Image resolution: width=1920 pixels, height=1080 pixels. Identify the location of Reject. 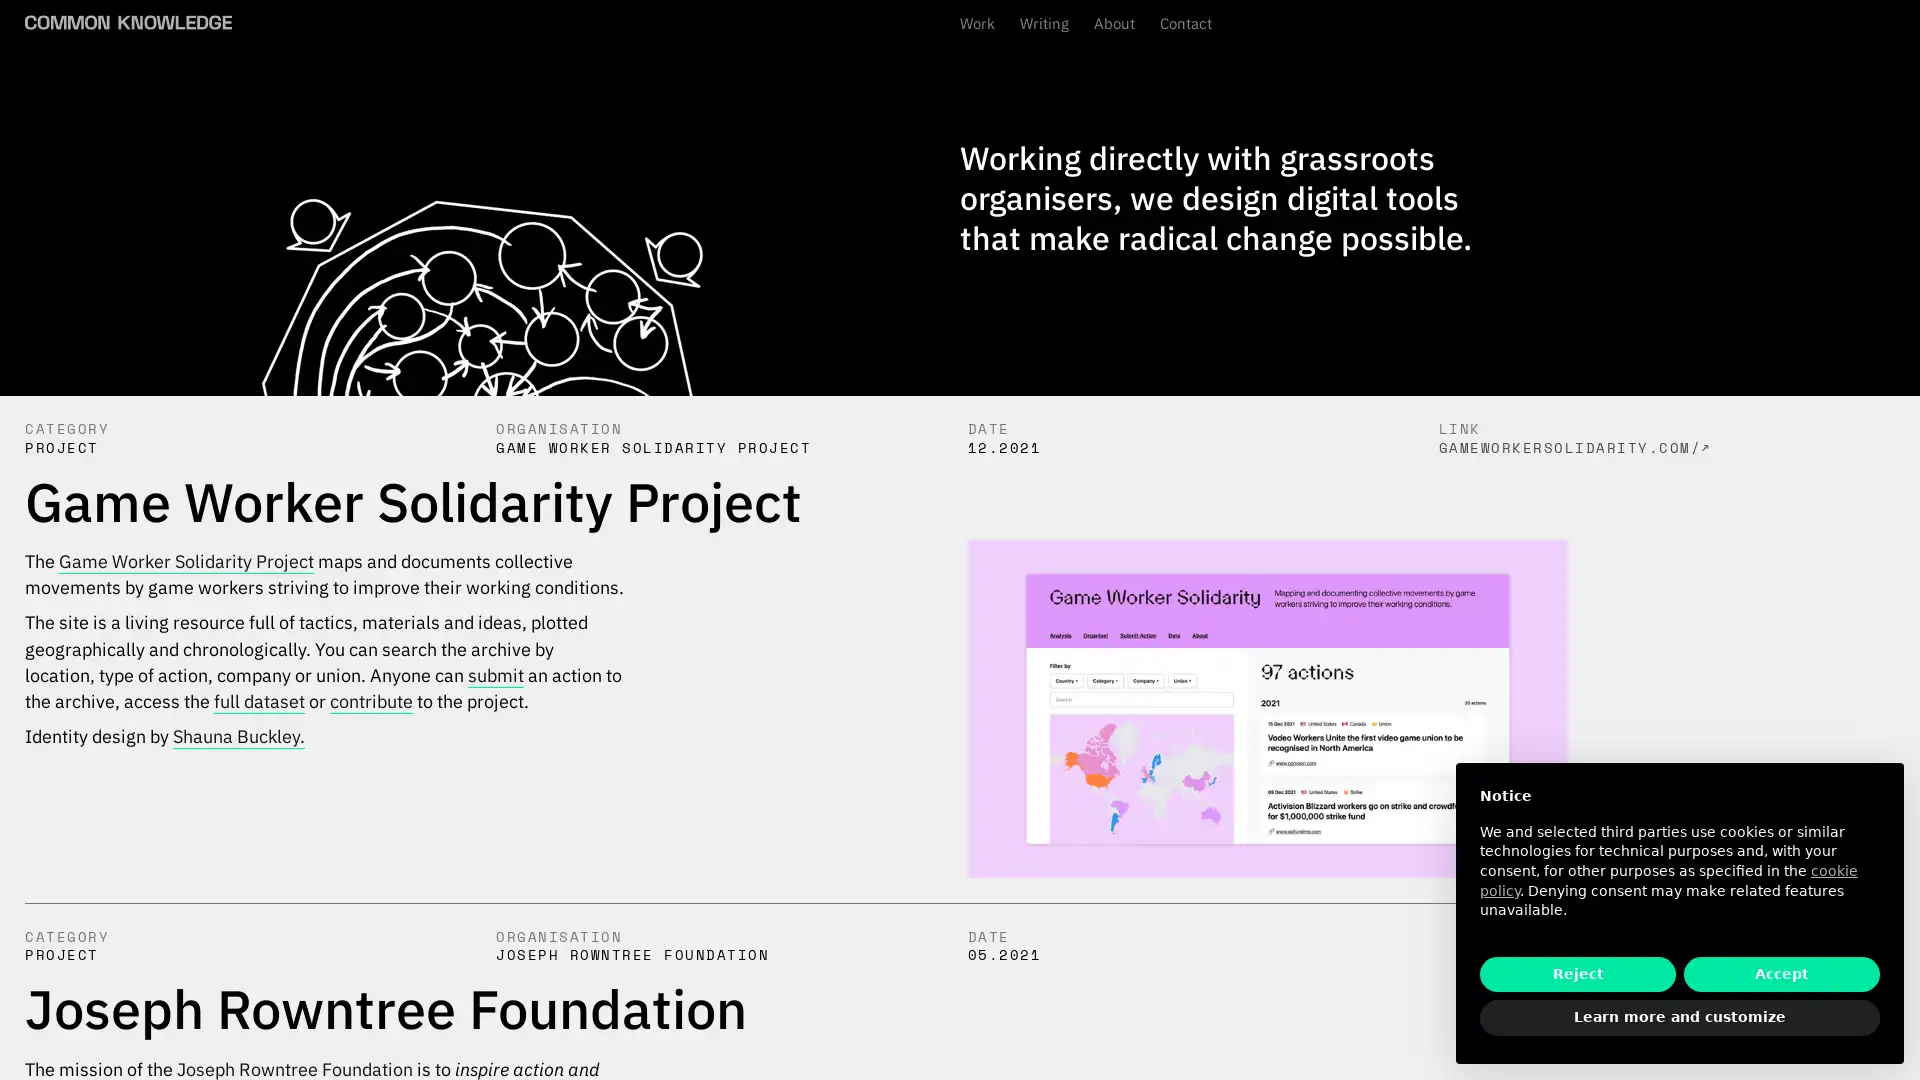
(1577, 973).